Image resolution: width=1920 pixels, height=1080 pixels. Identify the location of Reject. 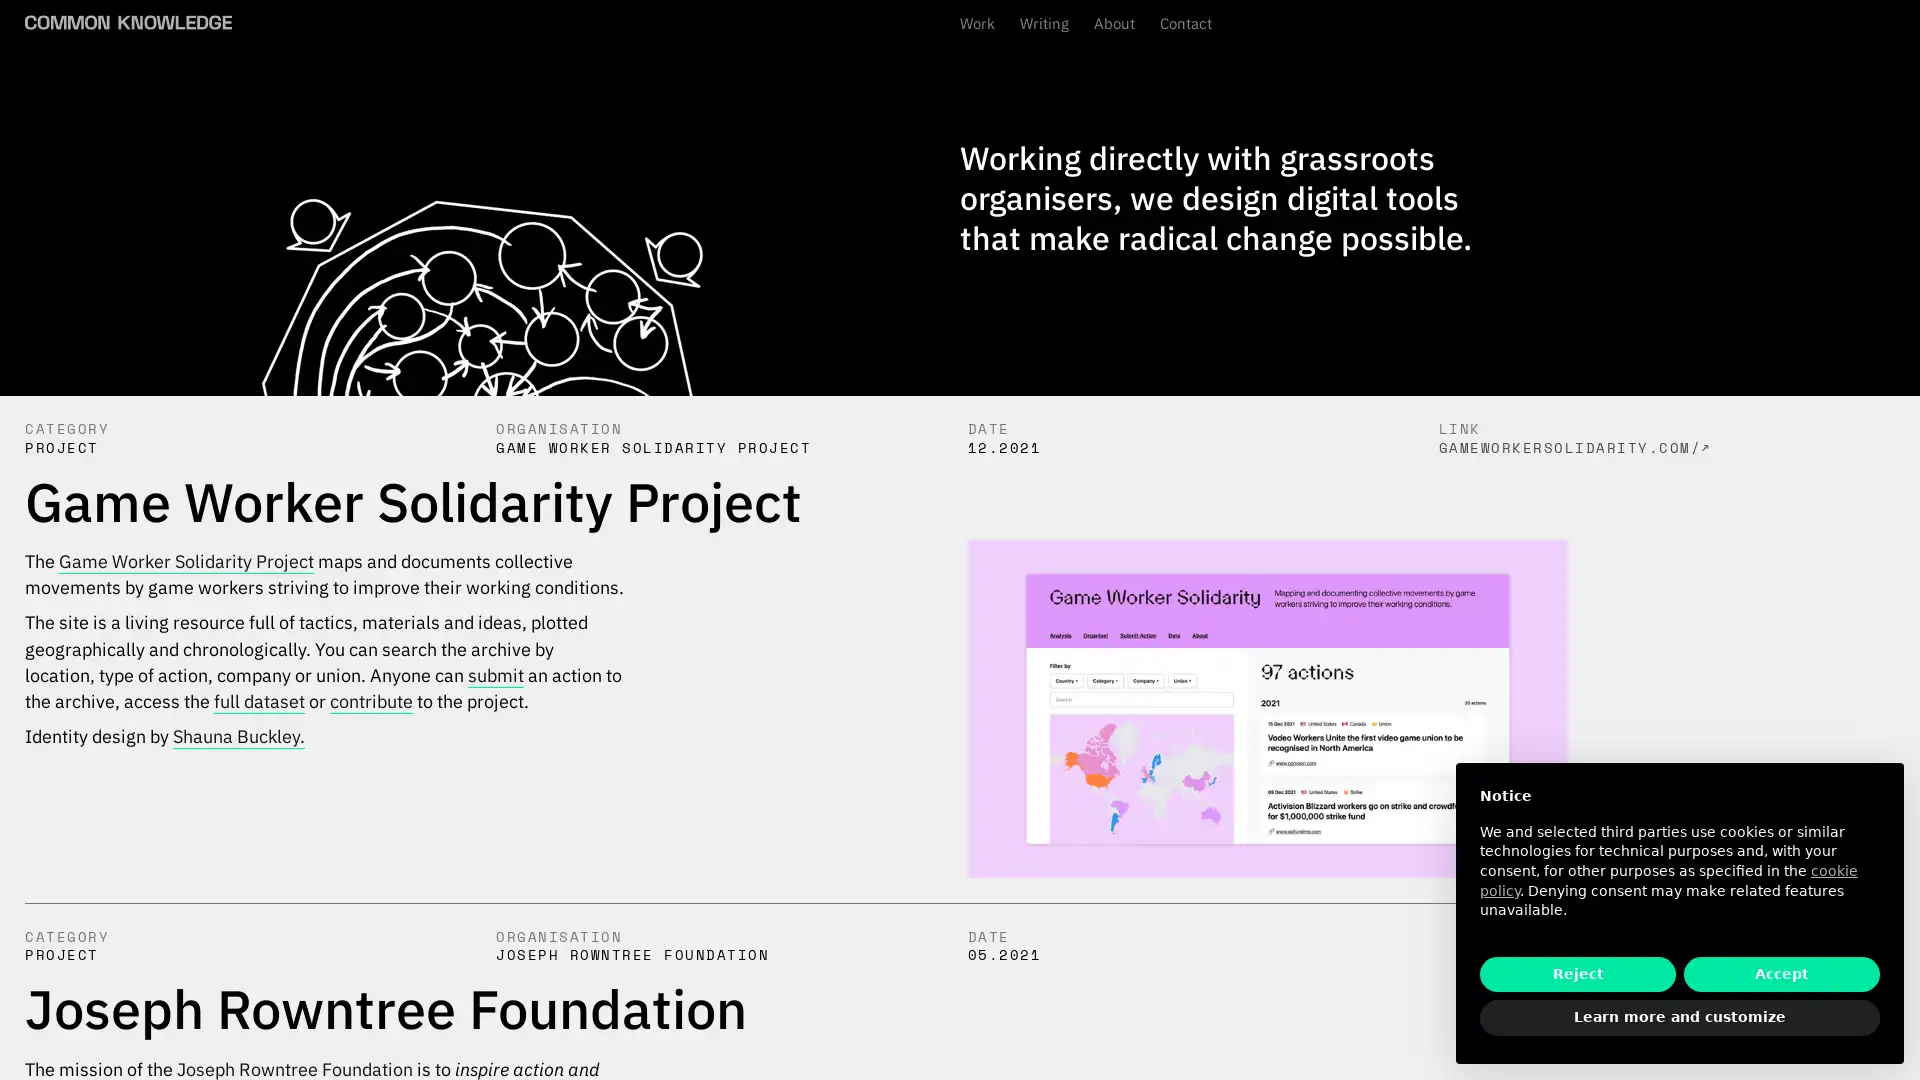
(1577, 973).